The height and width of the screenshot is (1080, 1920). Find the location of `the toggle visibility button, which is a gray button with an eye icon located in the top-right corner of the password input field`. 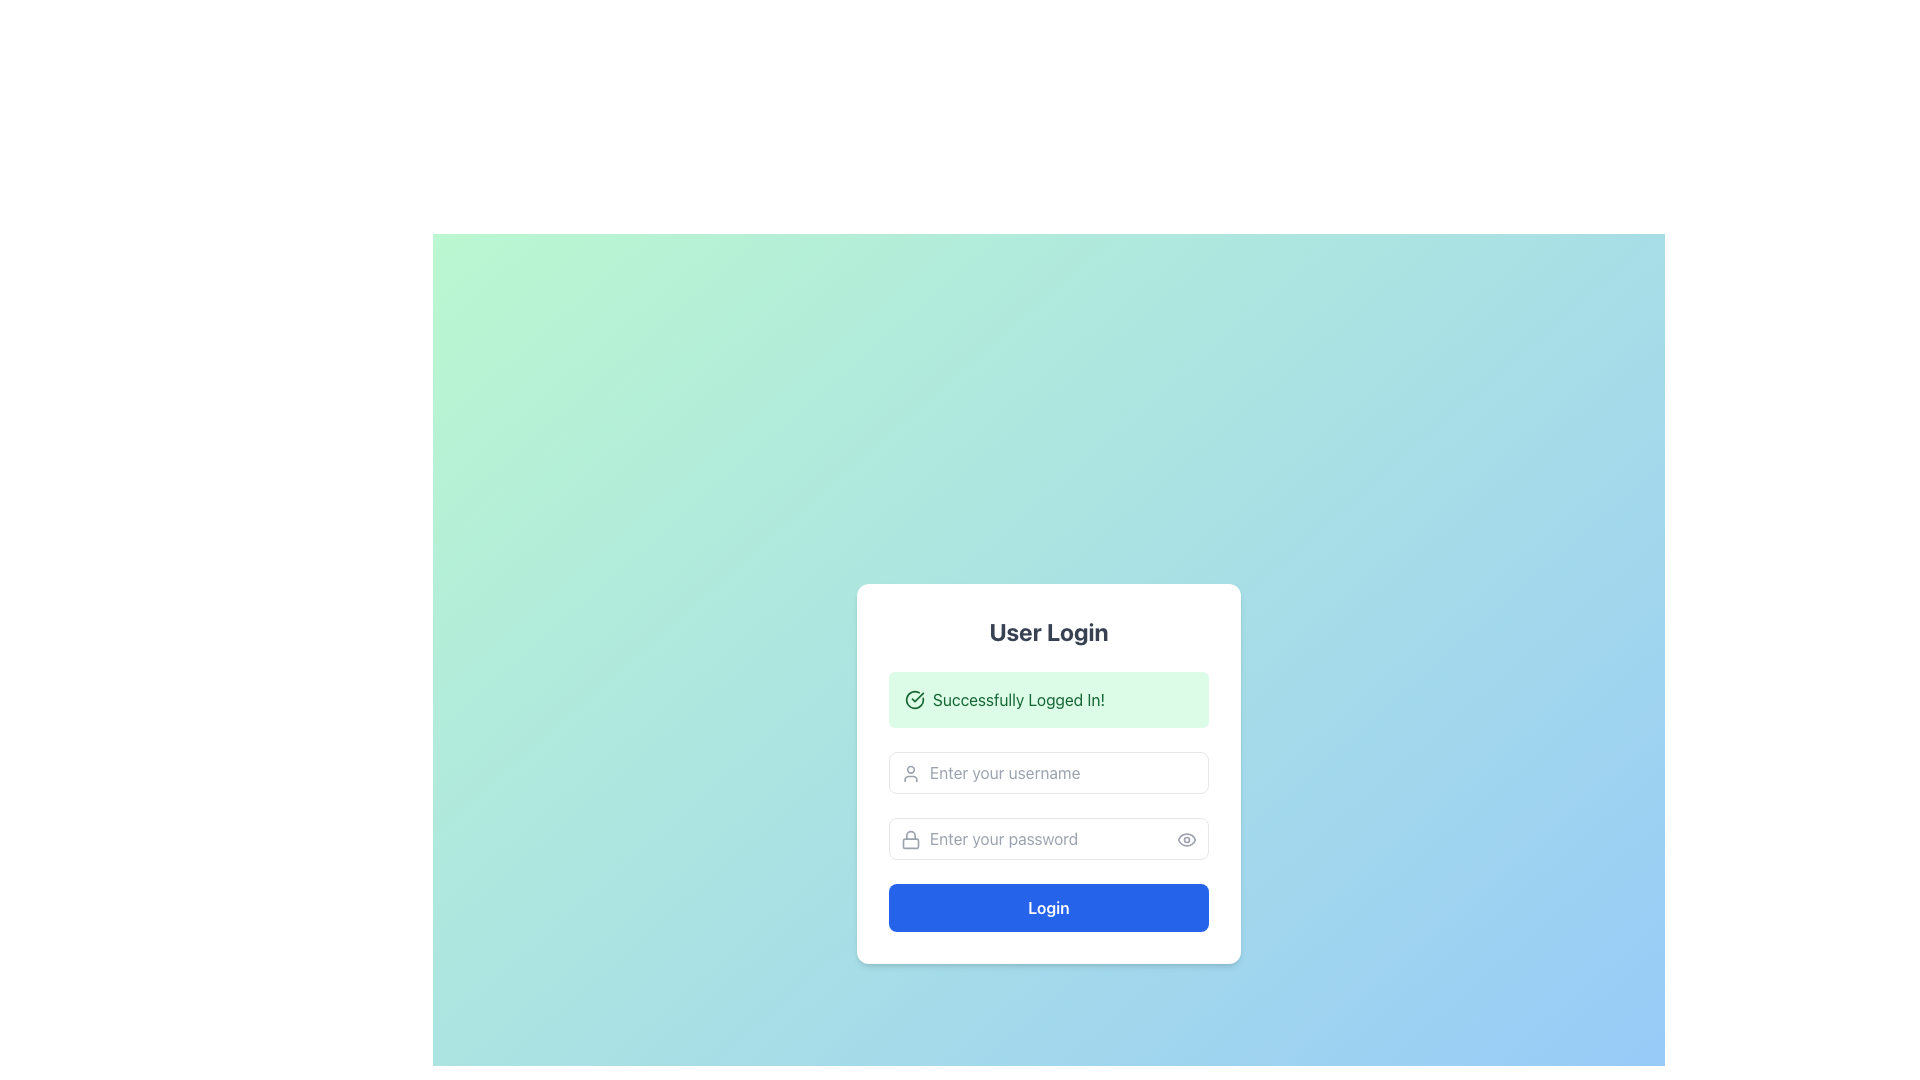

the toggle visibility button, which is a gray button with an eye icon located in the top-right corner of the password input field is located at coordinates (1186, 840).